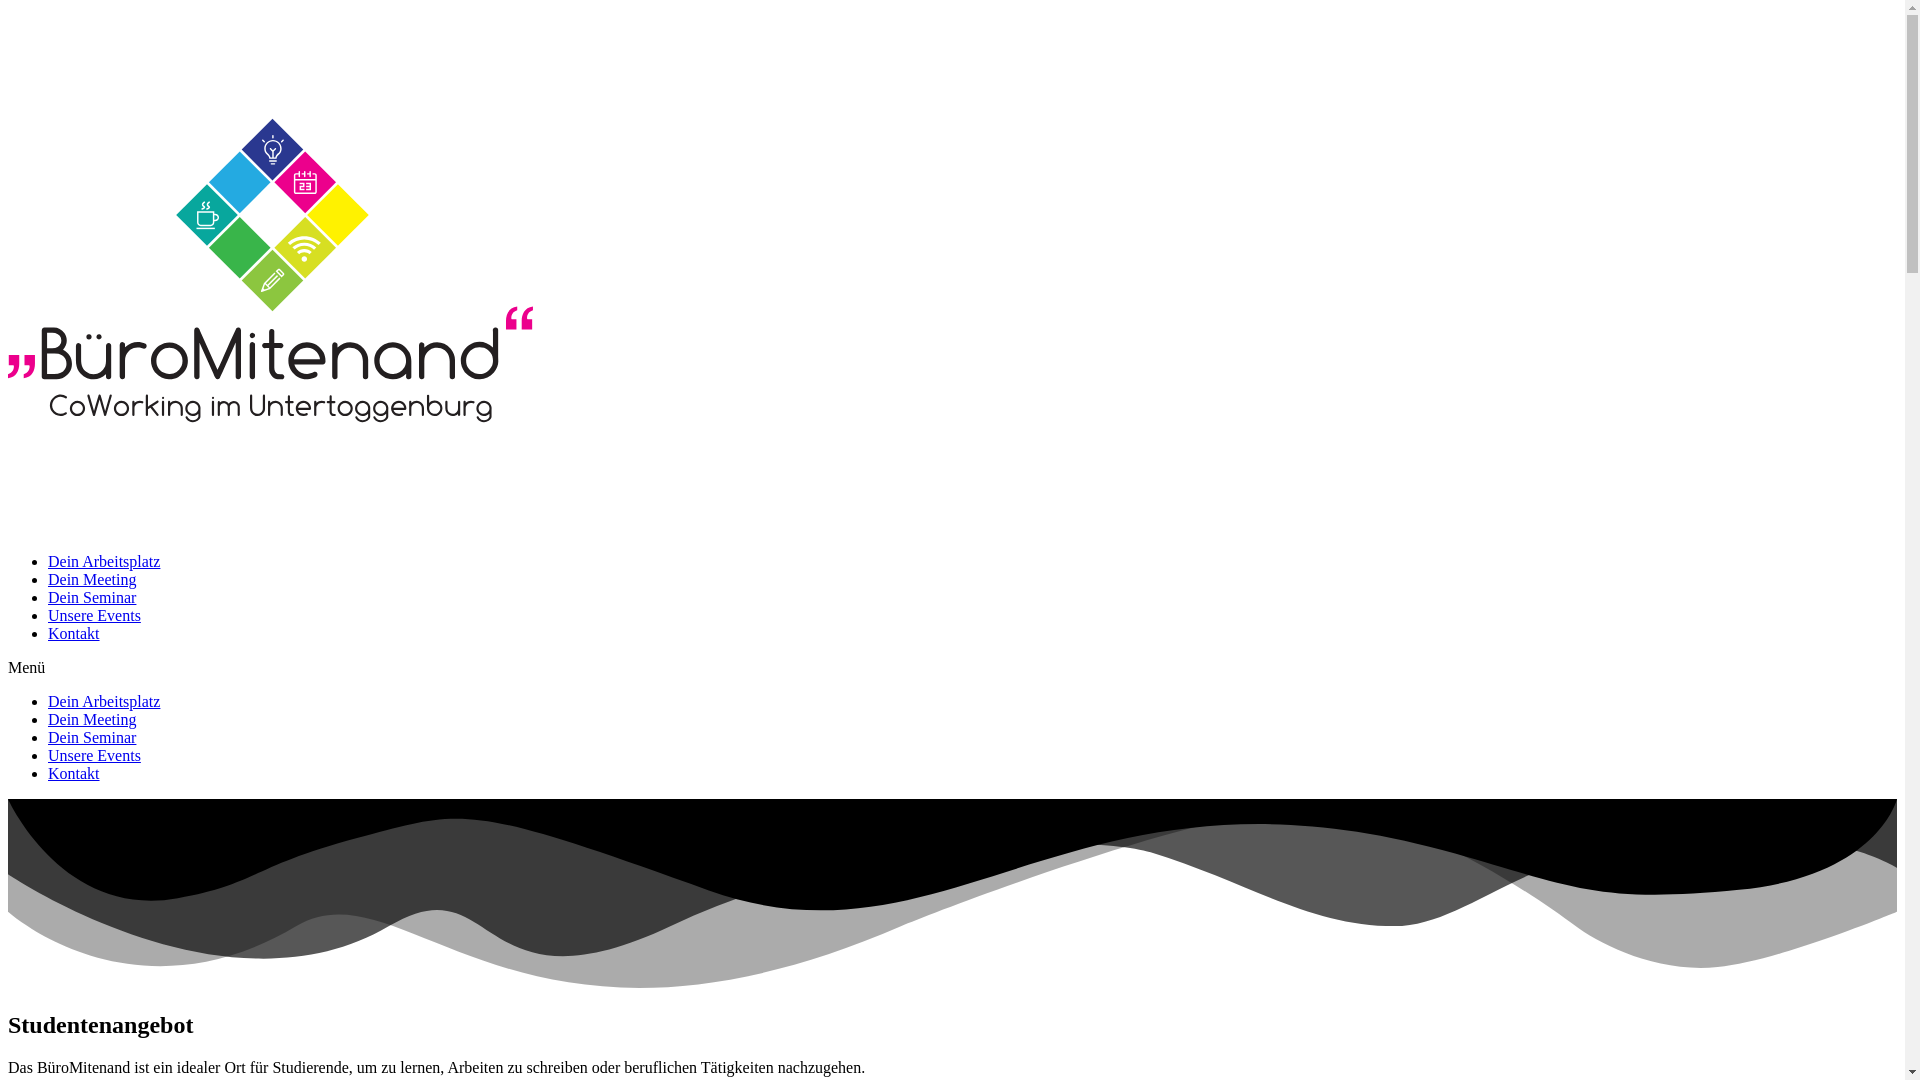  Describe the element at coordinates (48, 561) in the screenshot. I see `'Dein Arbeitsplatz'` at that location.